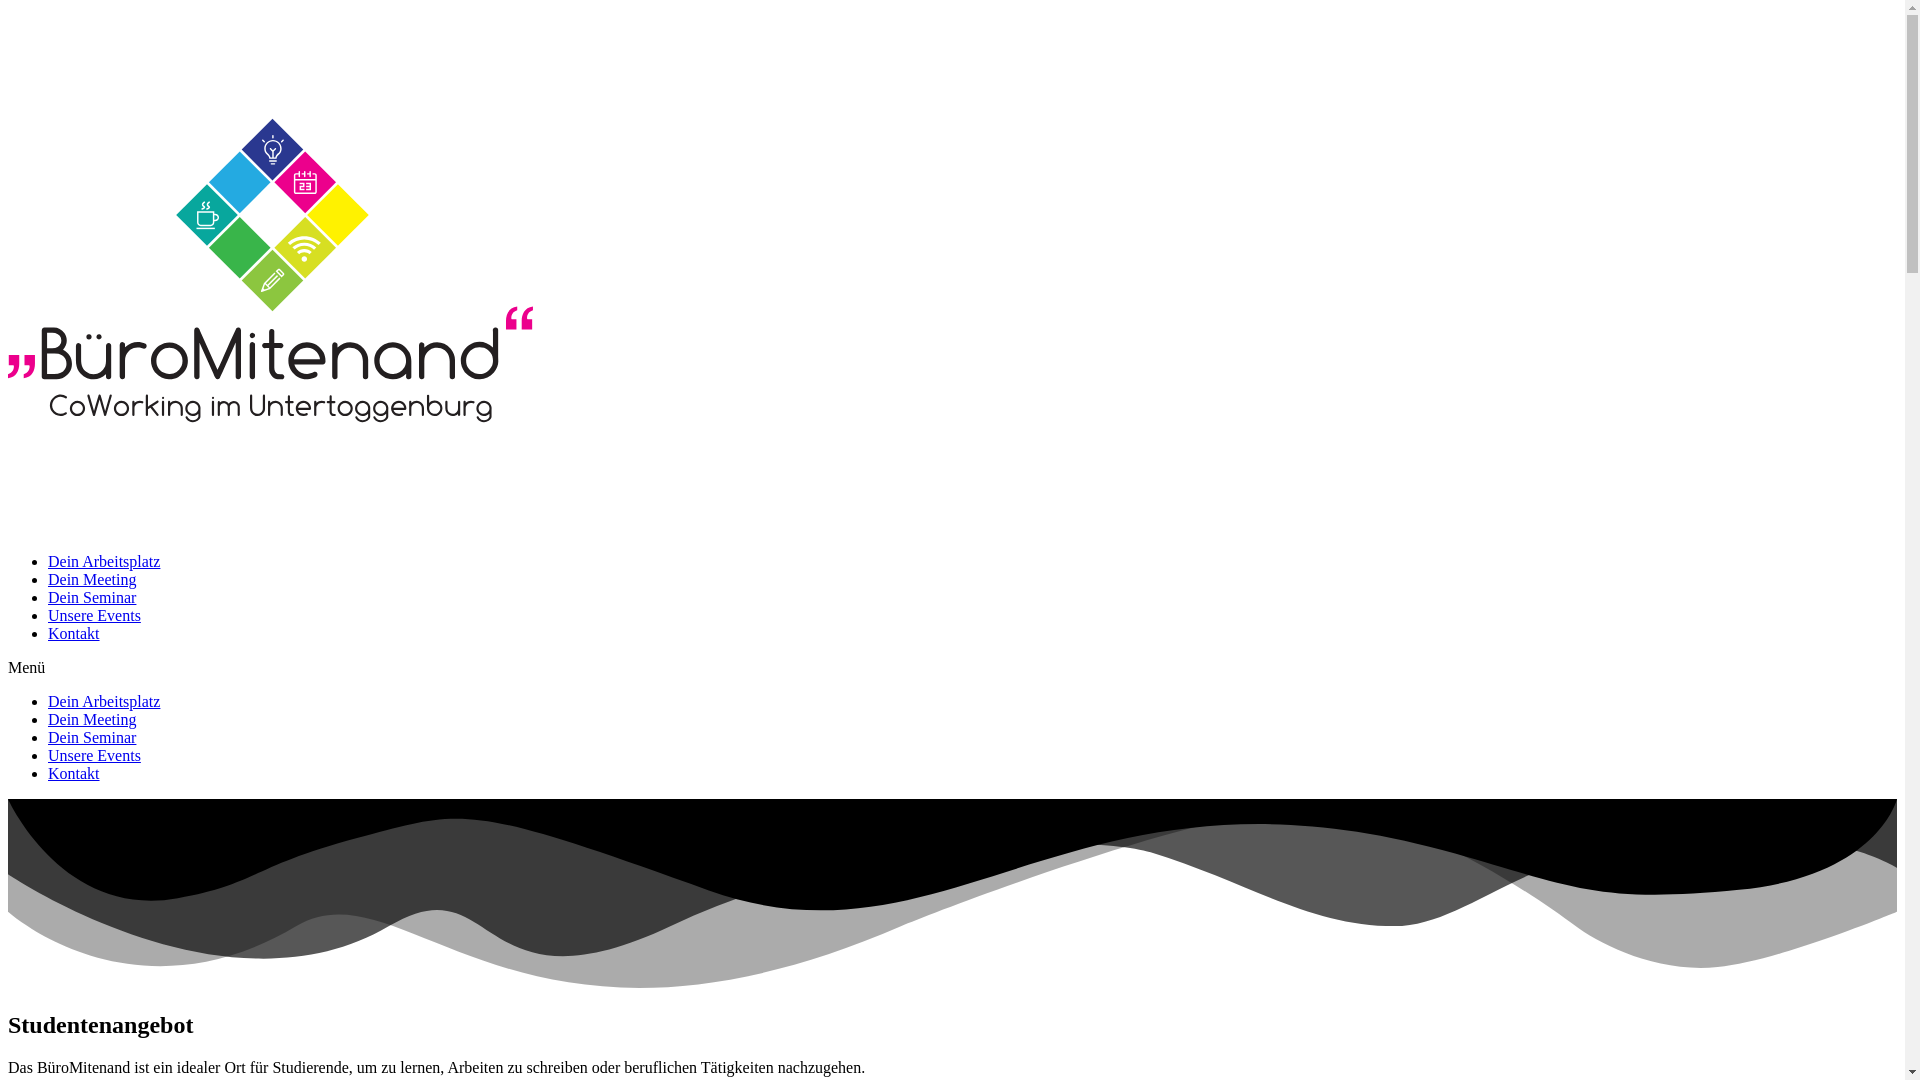  Describe the element at coordinates (48, 561) in the screenshot. I see `'Dein Arbeitsplatz'` at that location.